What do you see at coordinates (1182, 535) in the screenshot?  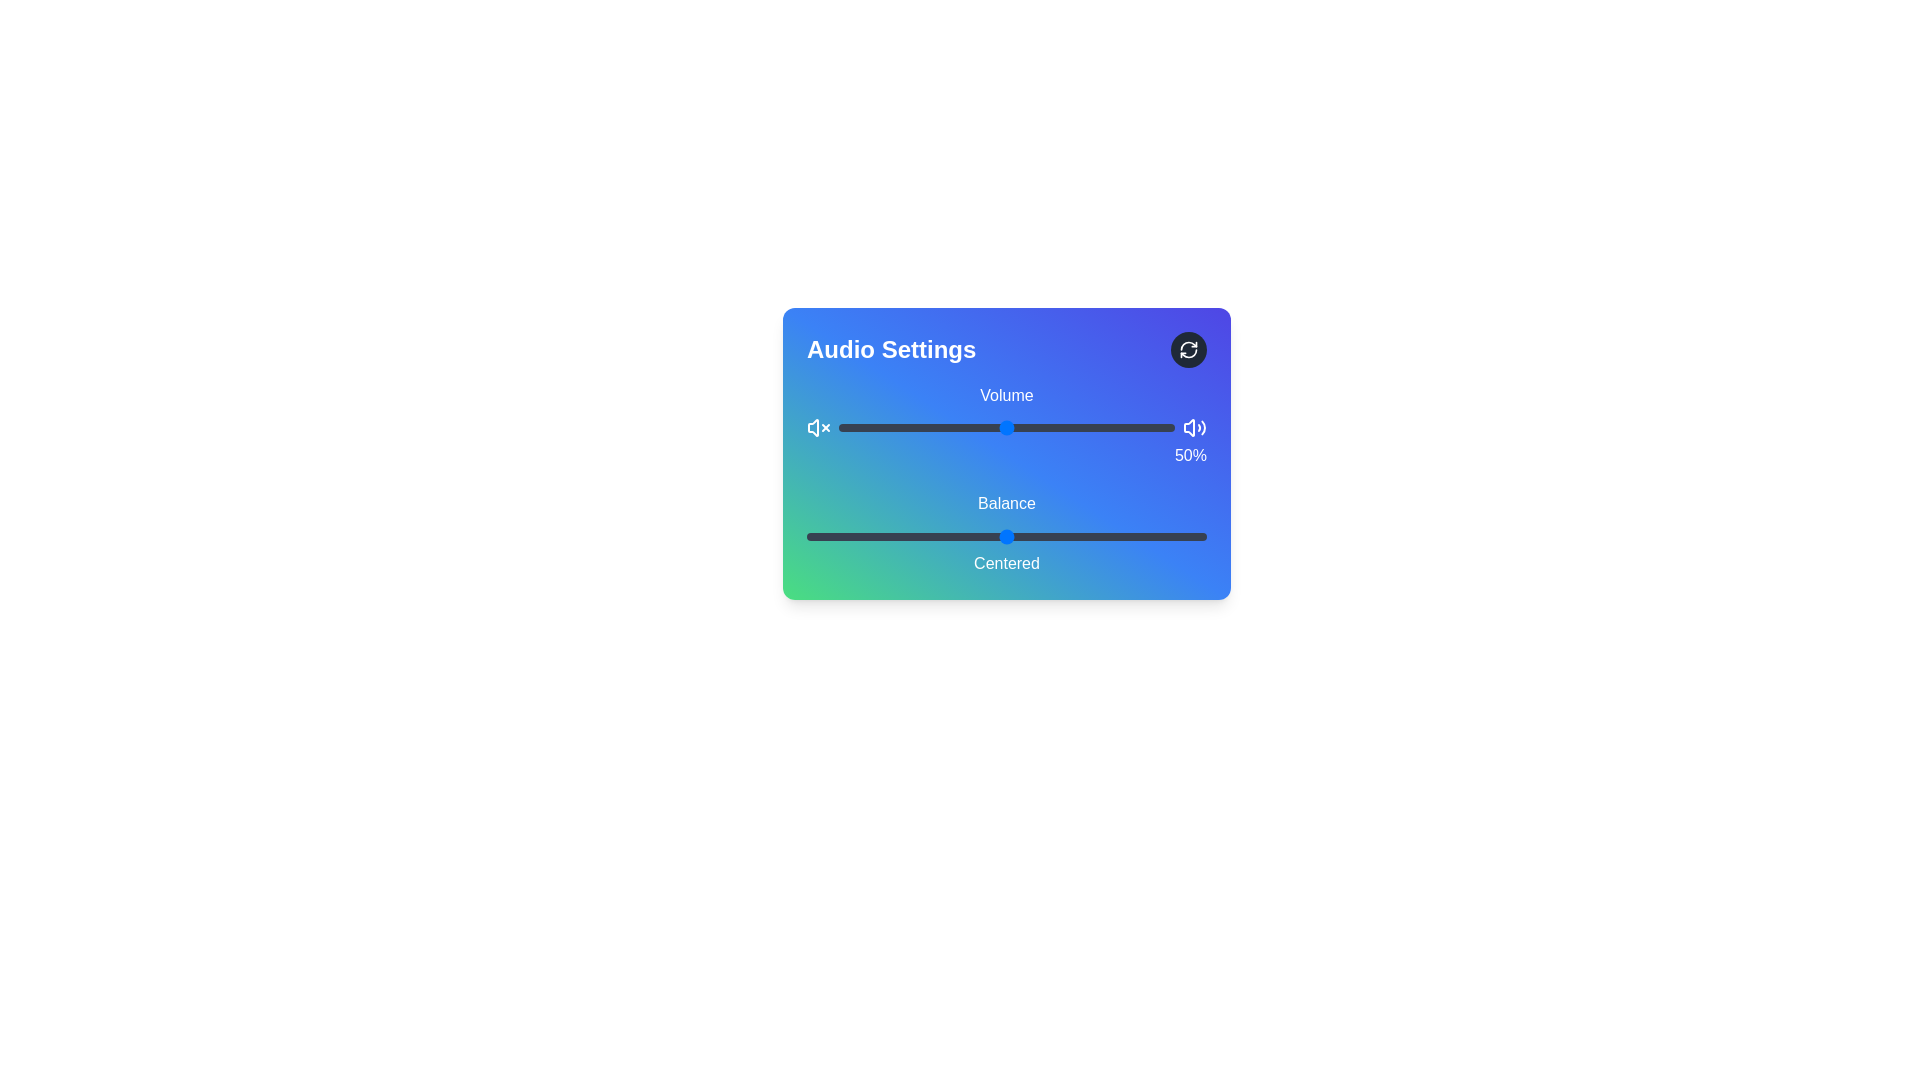 I see `the balance slider` at bounding box center [1182, 535].